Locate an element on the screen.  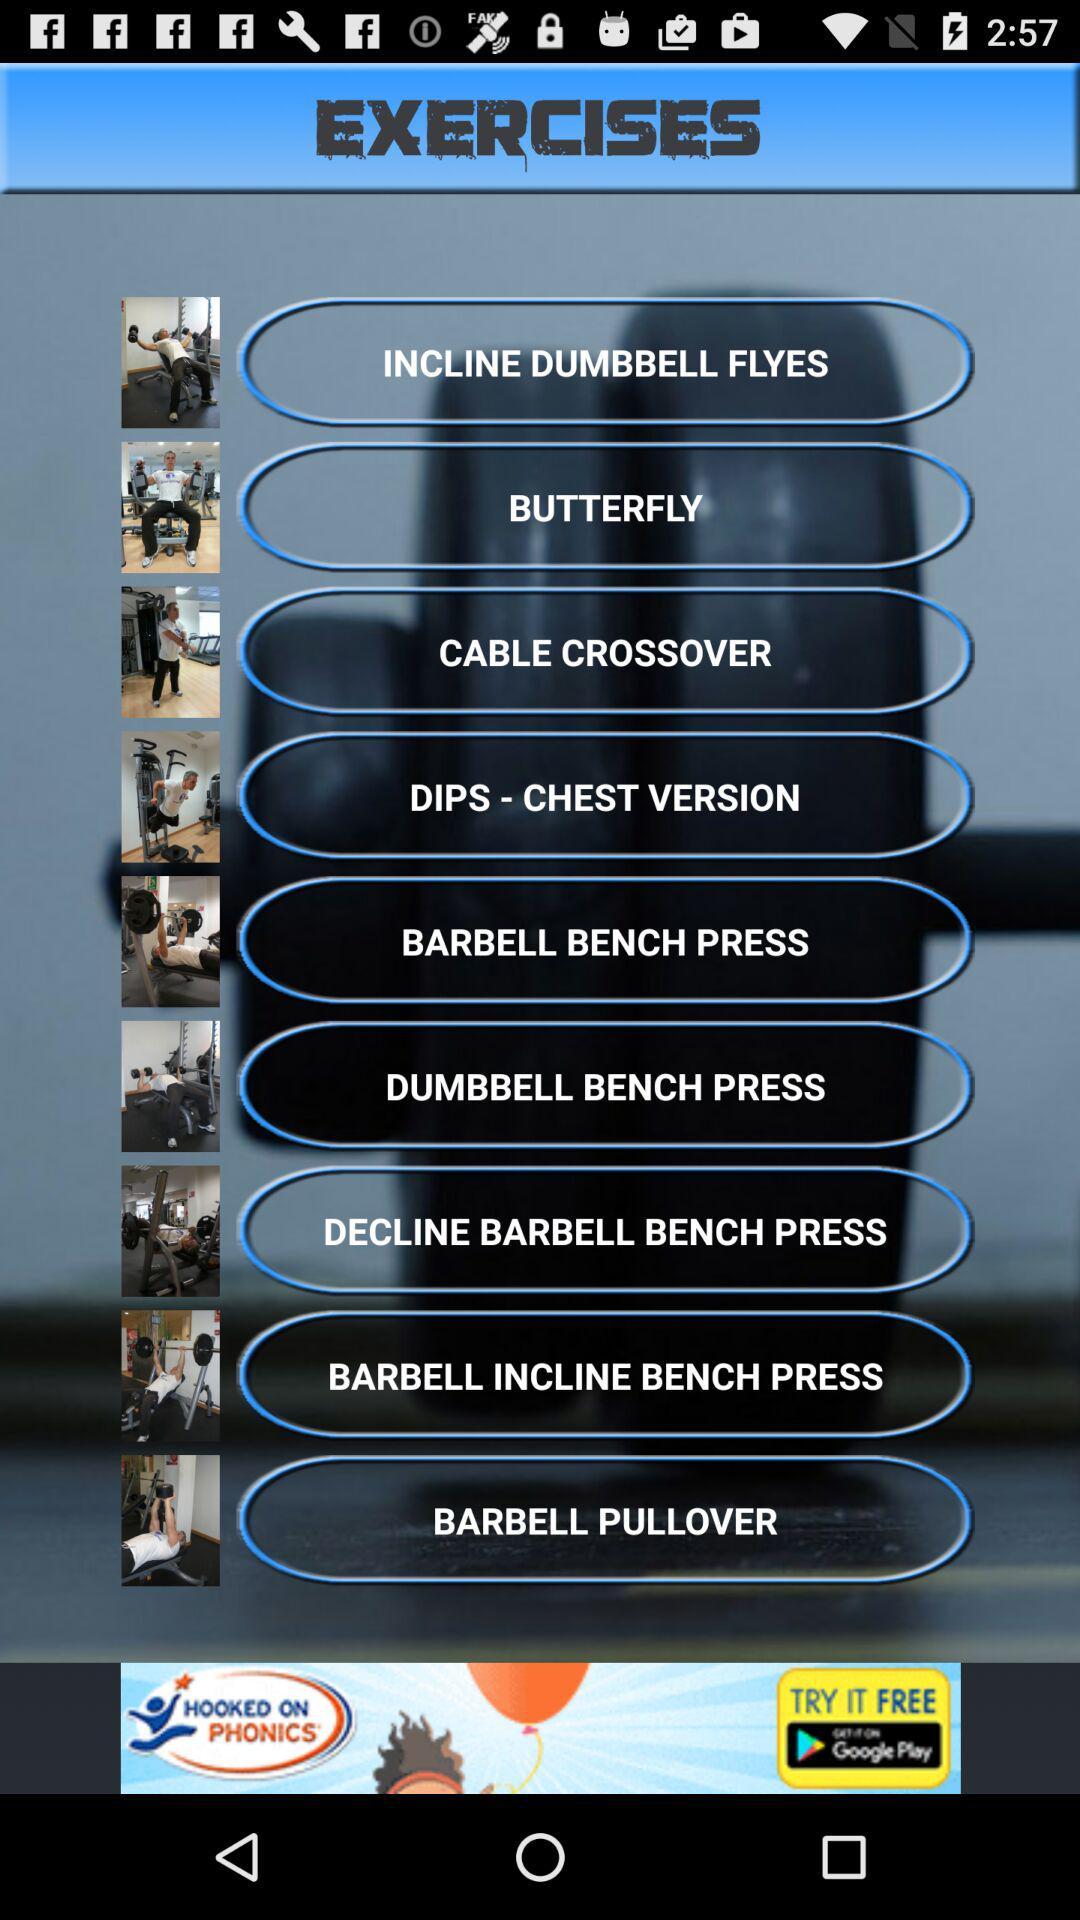
advertisement is located at coordinates (540, 1727).